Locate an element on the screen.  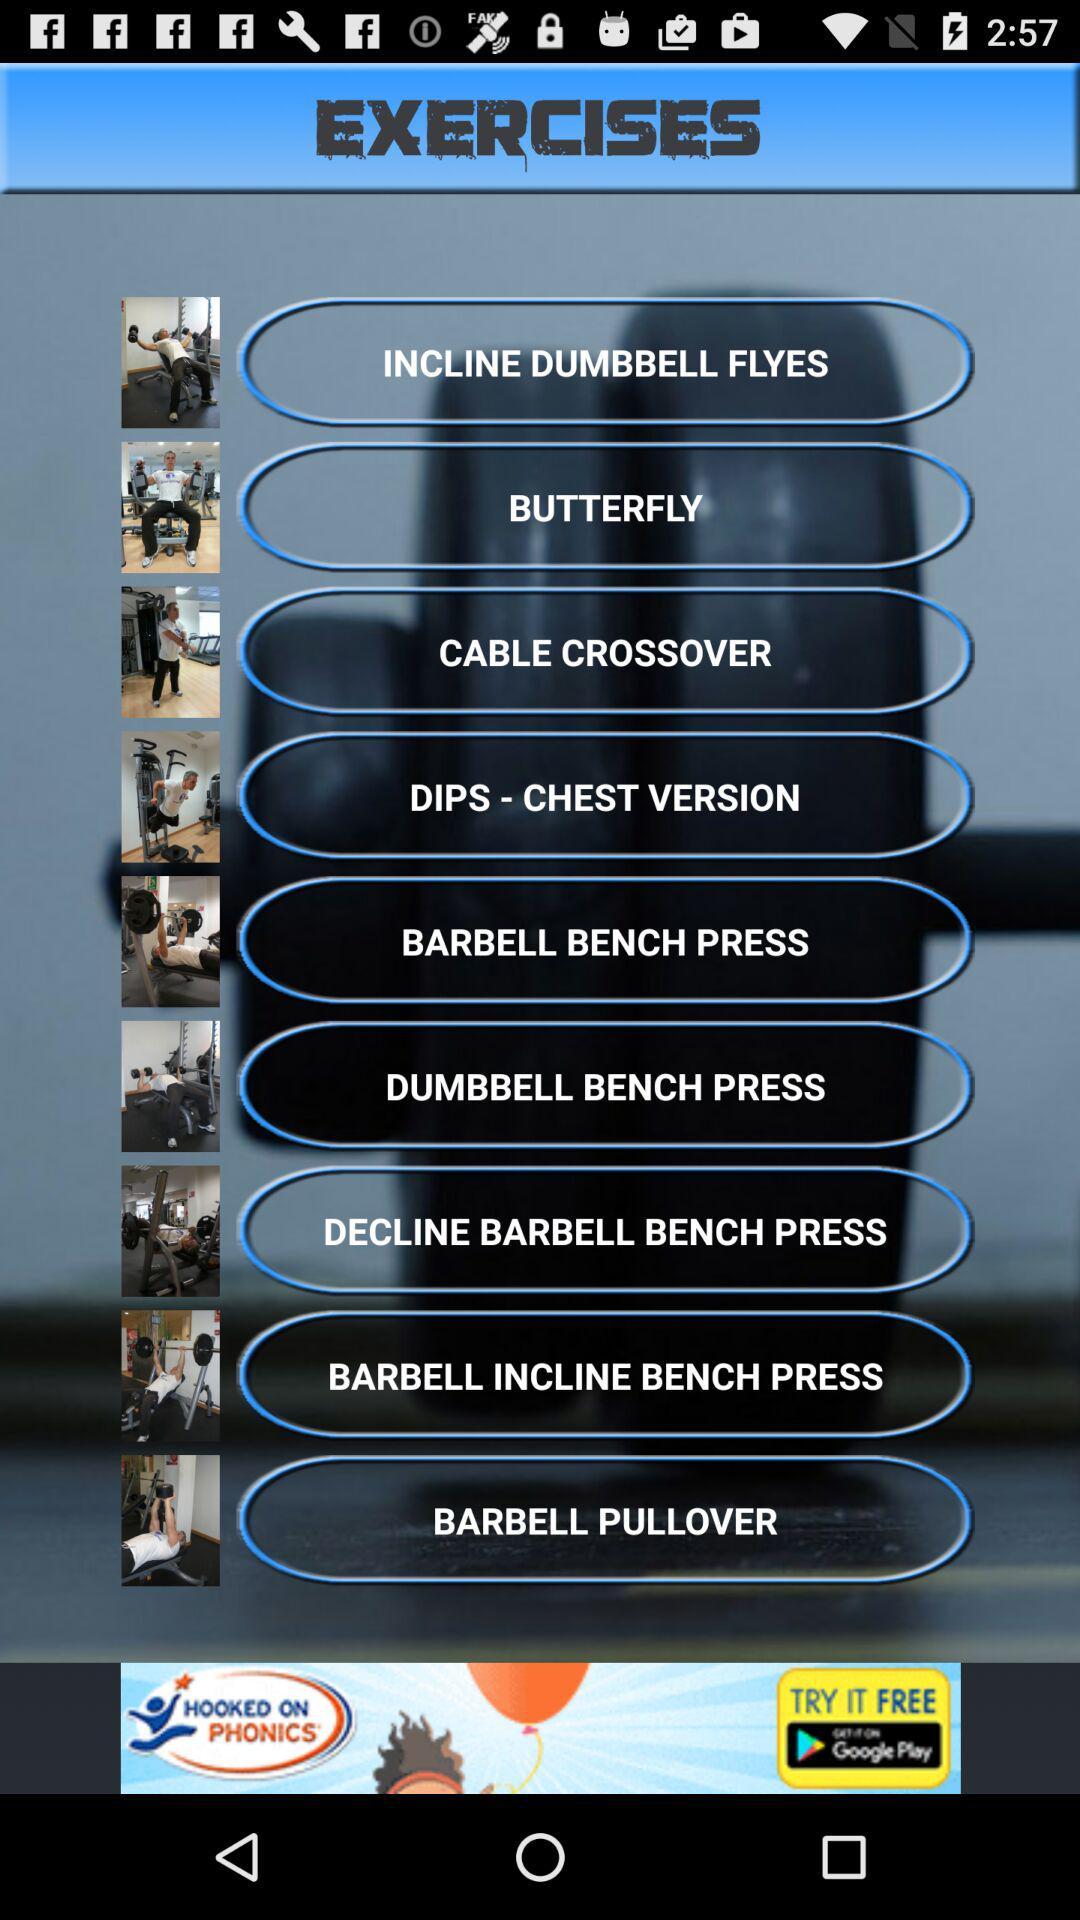
advertisement is located at coordinates (540, 1727).